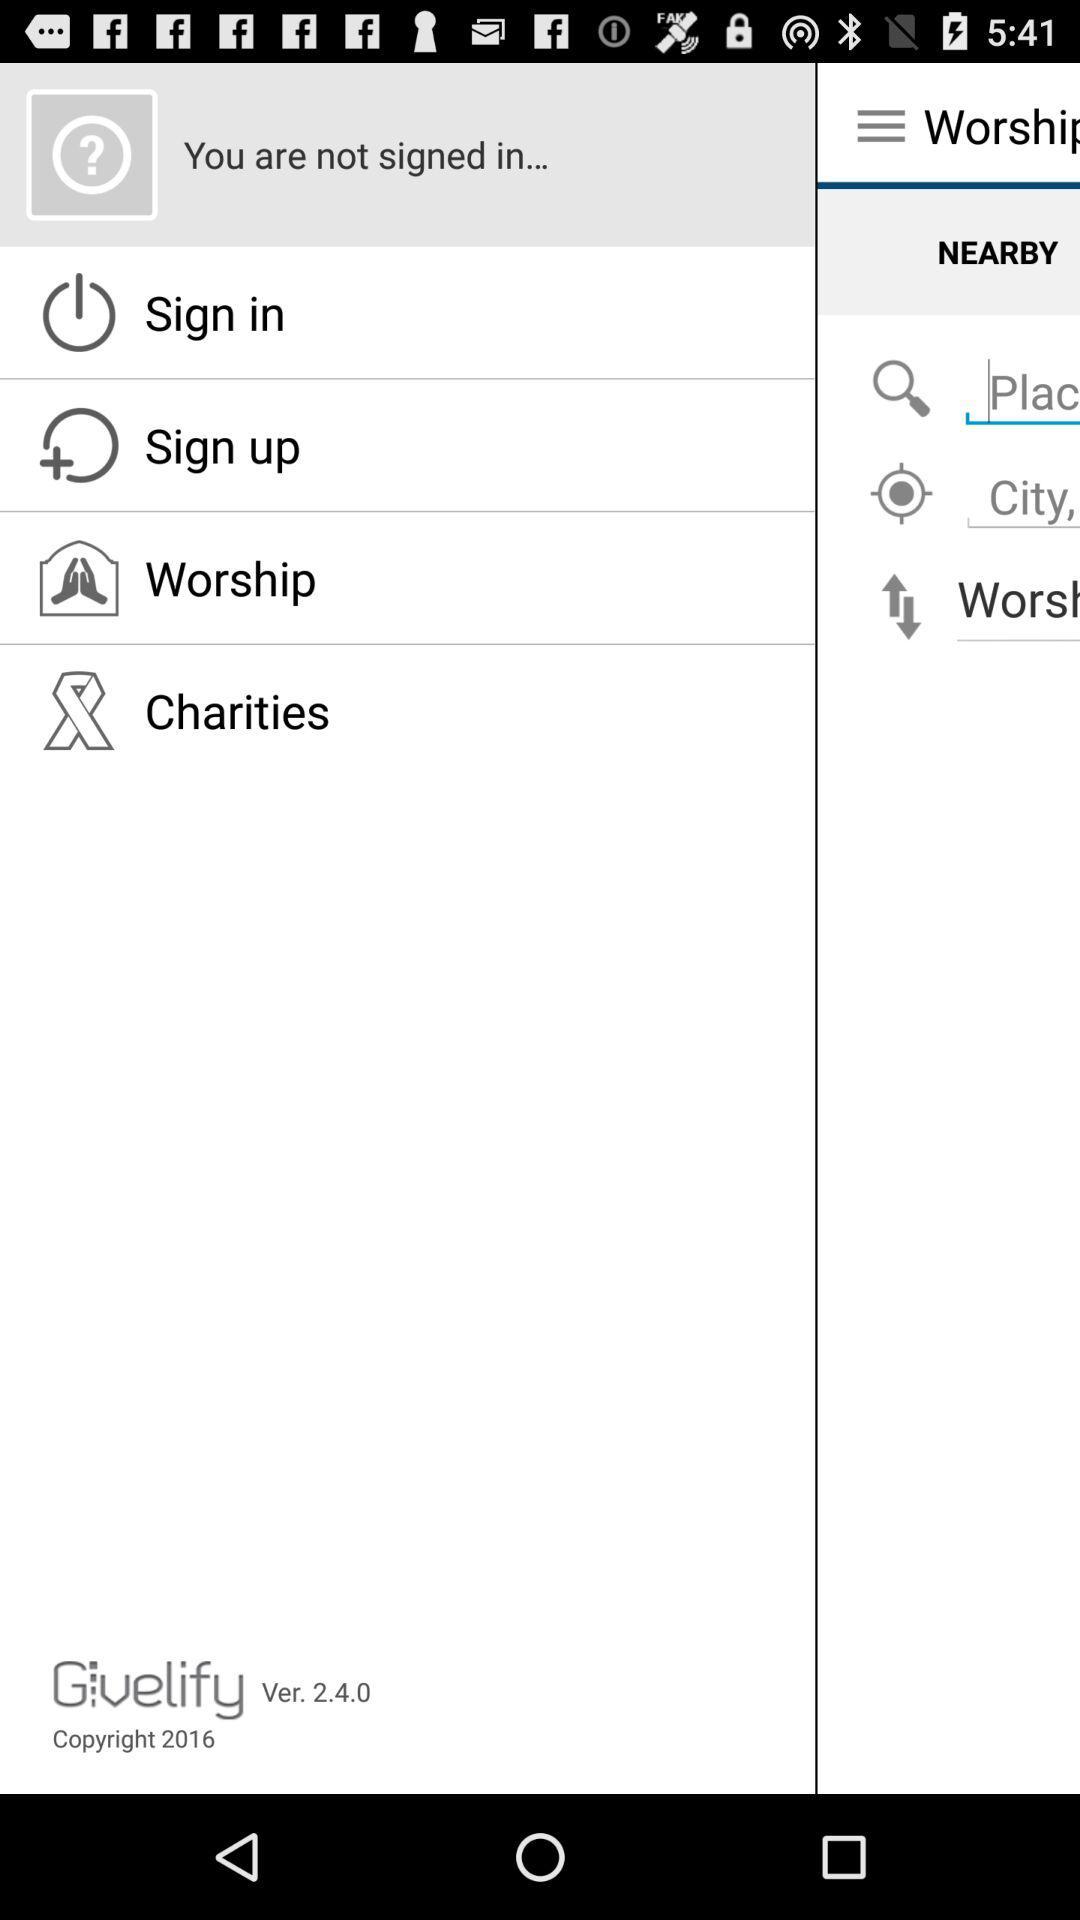 The image size is (1080, 1920). I want to click on search, so click(901, 389).